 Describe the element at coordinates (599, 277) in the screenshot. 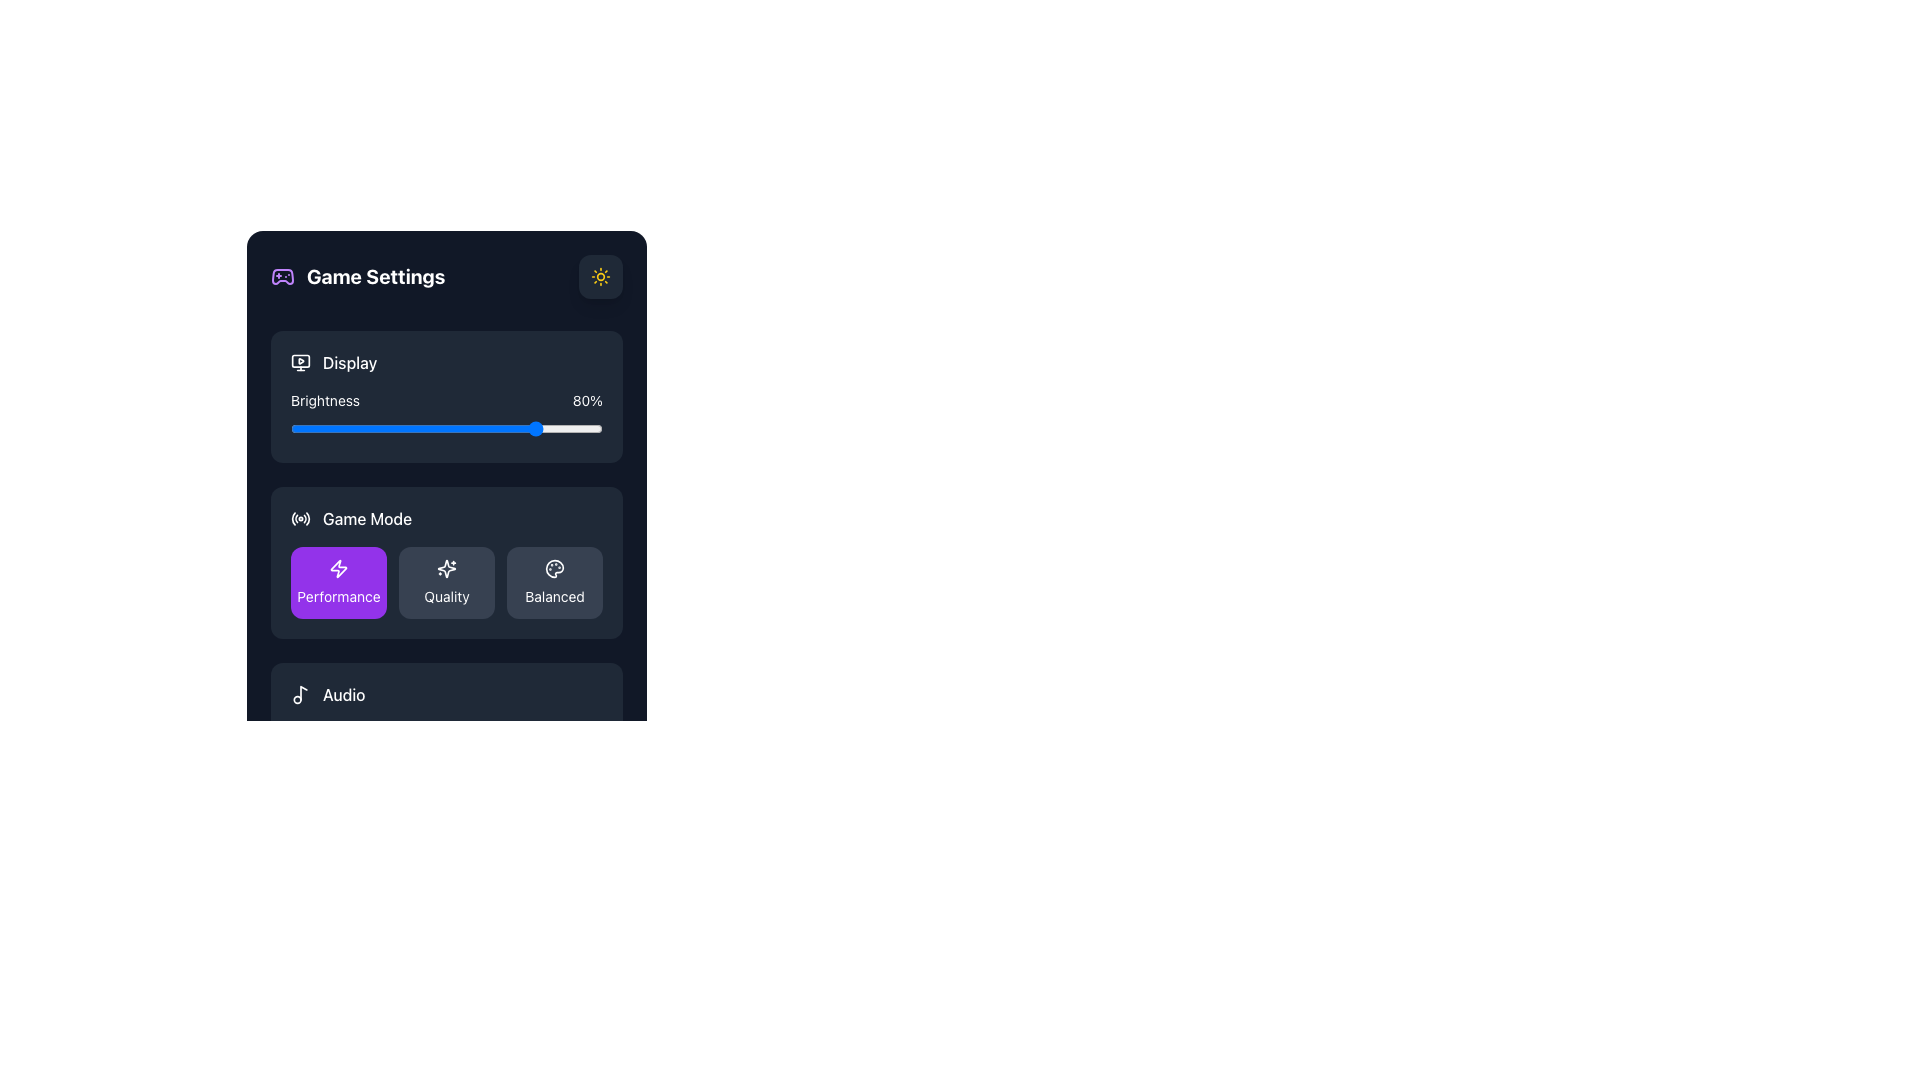

I see `the sun-like icon in the top-right corner of the panel` at that location.